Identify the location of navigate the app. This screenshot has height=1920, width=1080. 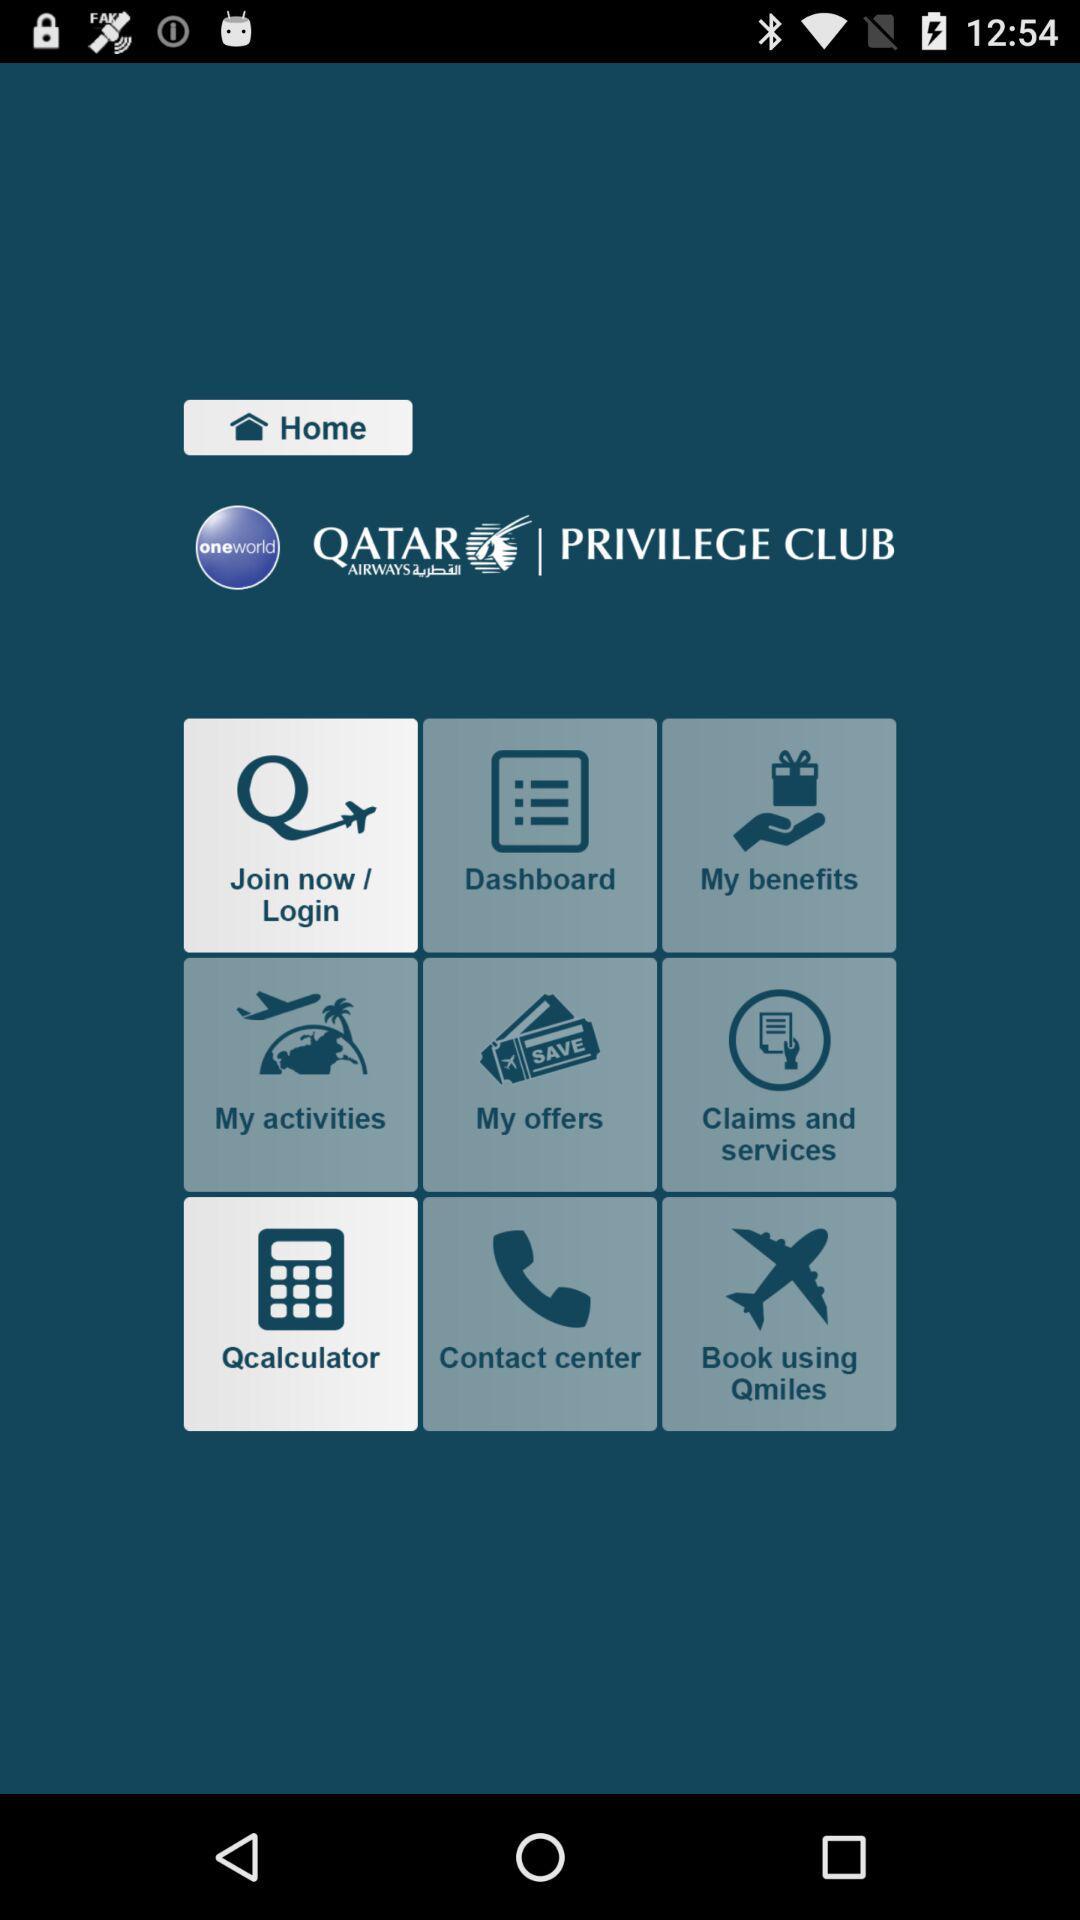
(778, 835).